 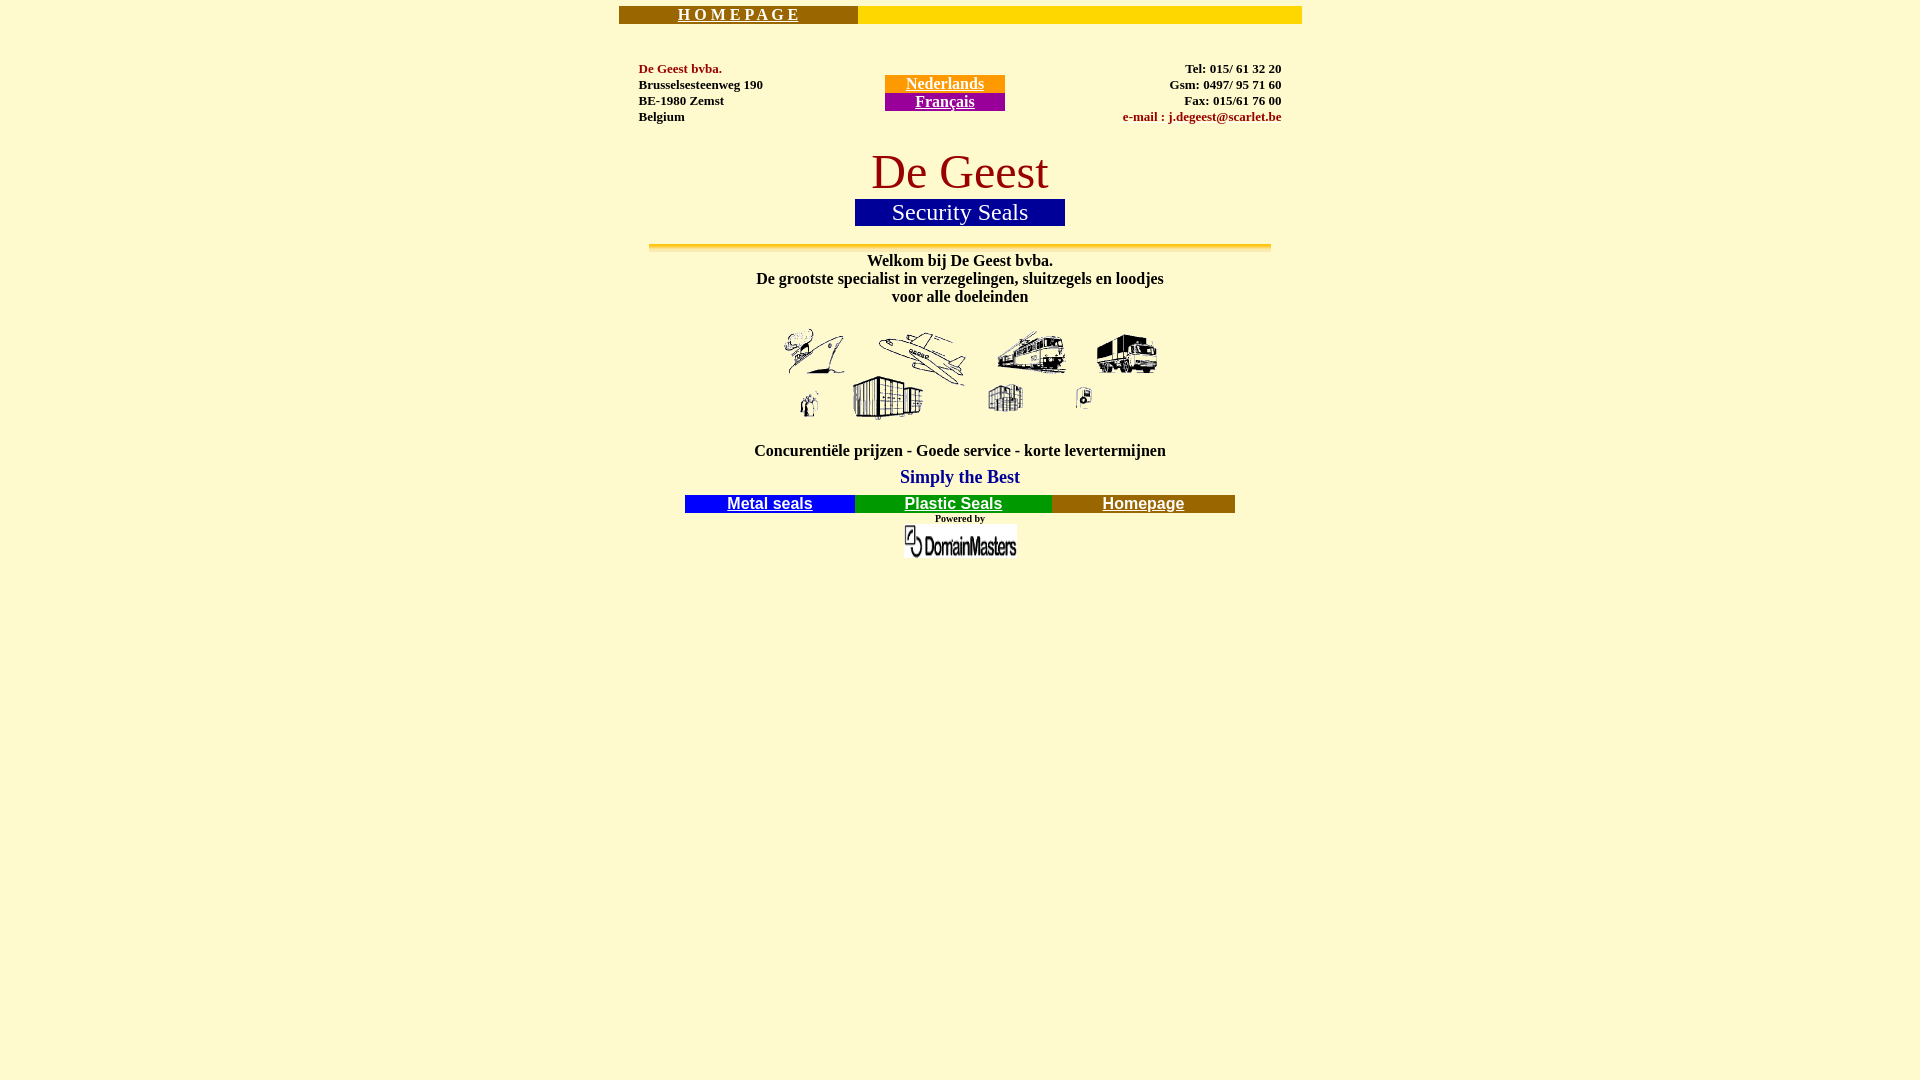 I want to click on 'Plastic Seals', so click(x=904, y=502).